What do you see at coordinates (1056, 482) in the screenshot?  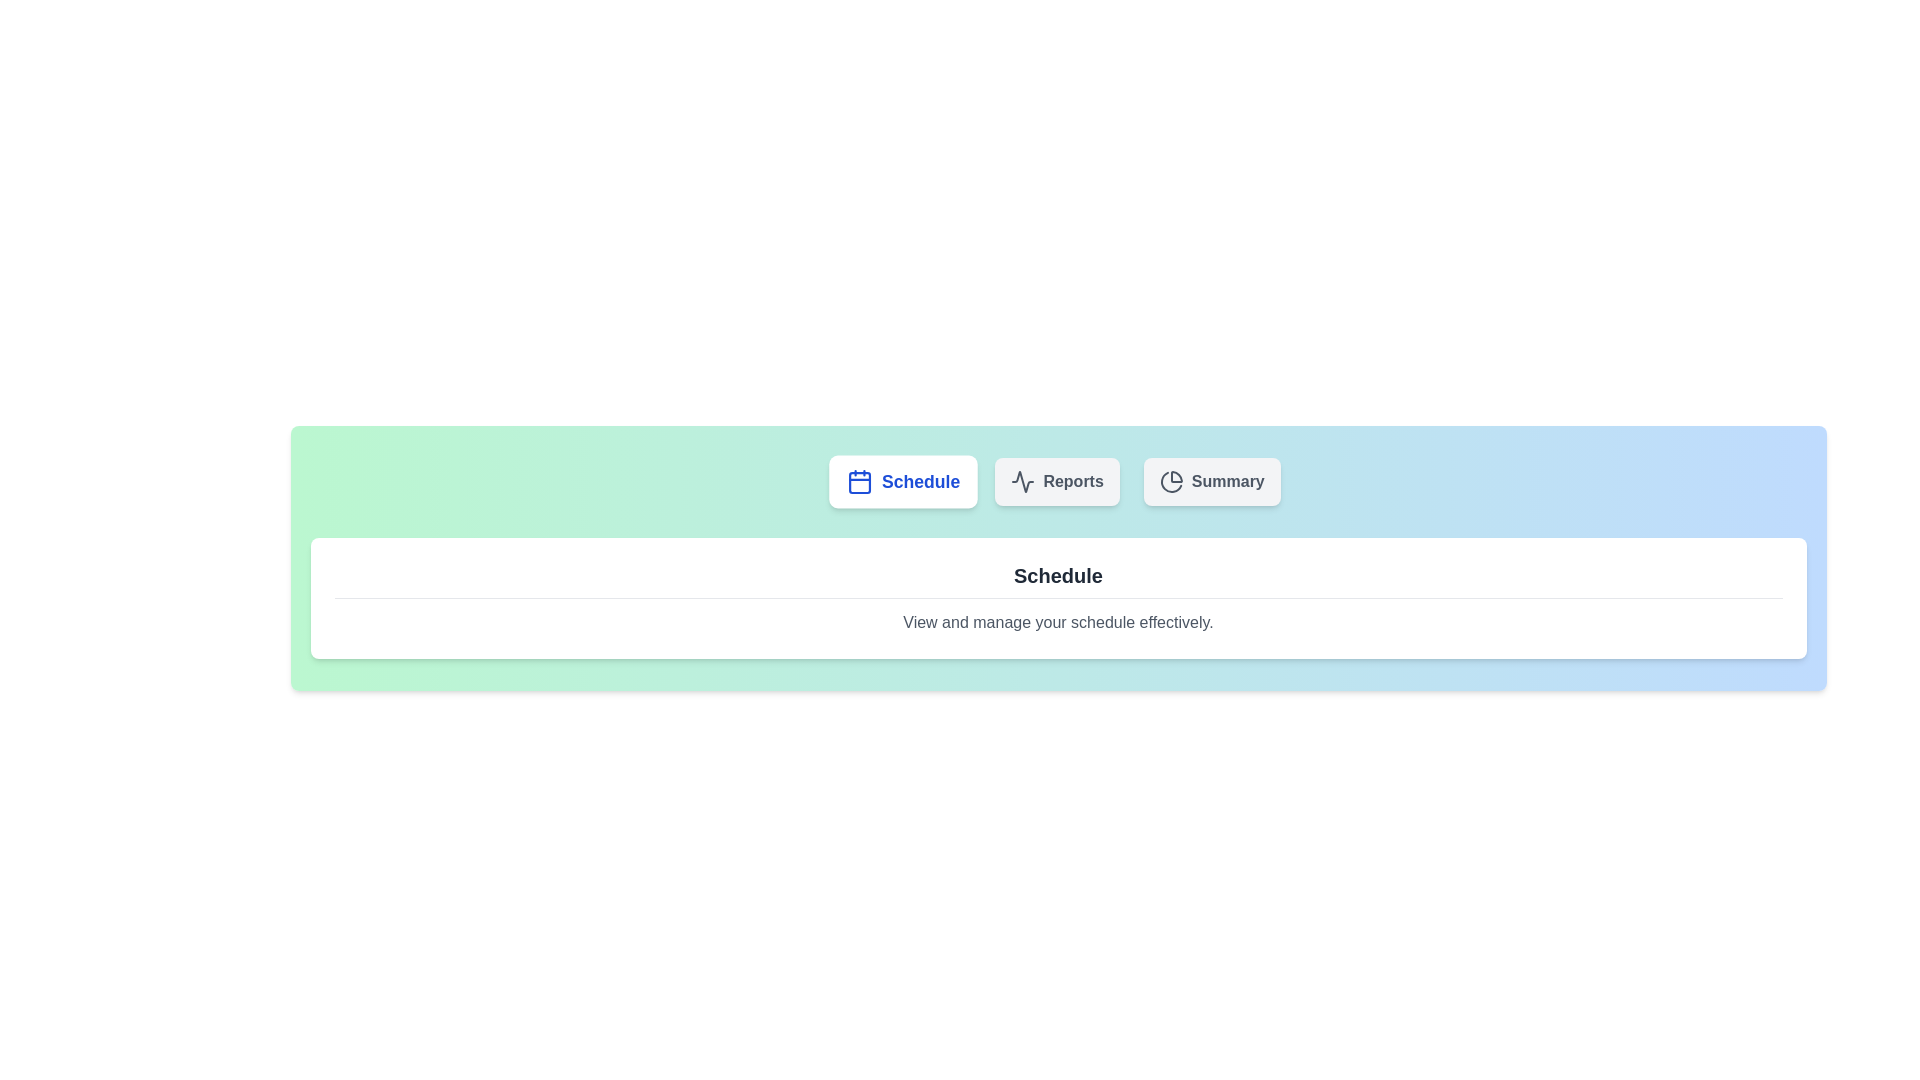 I see `the tab labeled Reports to observe its interaction effect` at bounding box center [1056, 482].